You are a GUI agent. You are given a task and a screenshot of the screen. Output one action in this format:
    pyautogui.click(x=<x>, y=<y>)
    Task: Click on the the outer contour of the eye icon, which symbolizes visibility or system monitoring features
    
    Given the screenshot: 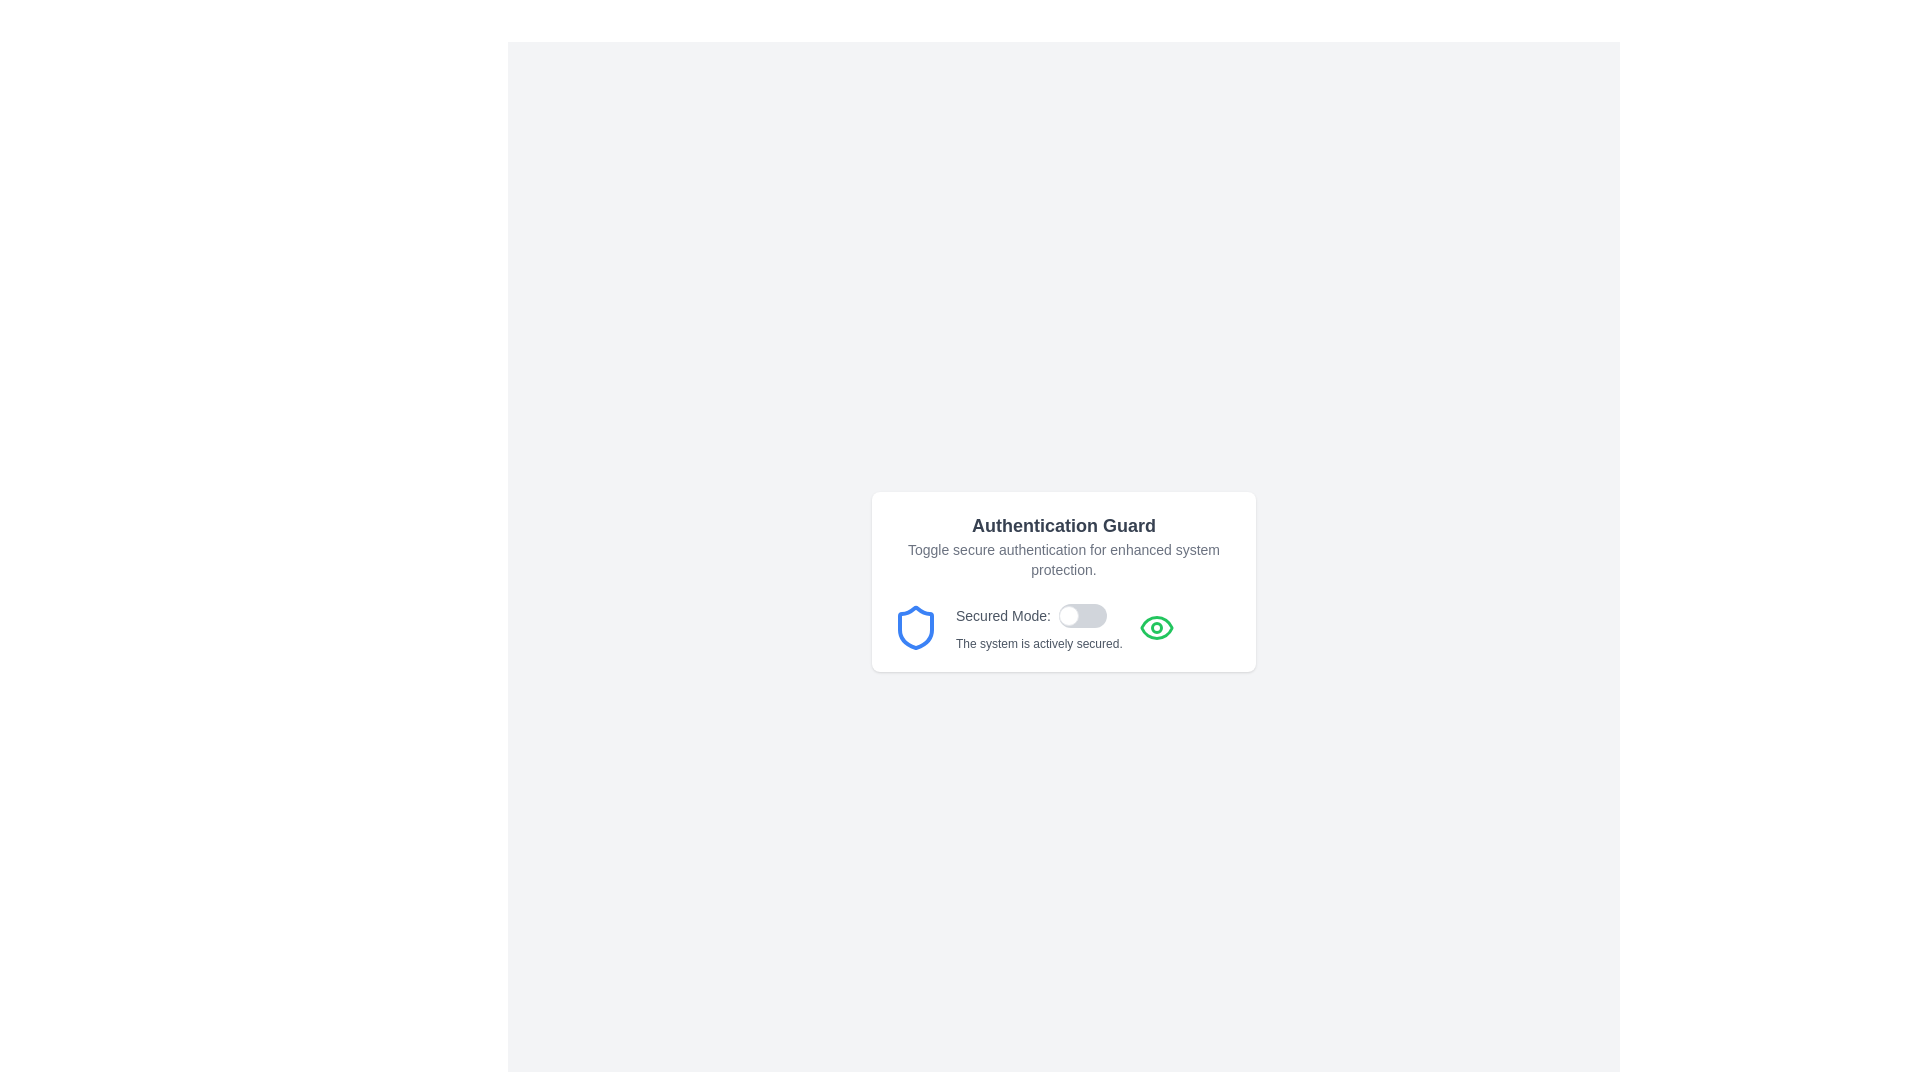 What is the action you would take?
    pyautogui.click(x=1156, y=627)
    